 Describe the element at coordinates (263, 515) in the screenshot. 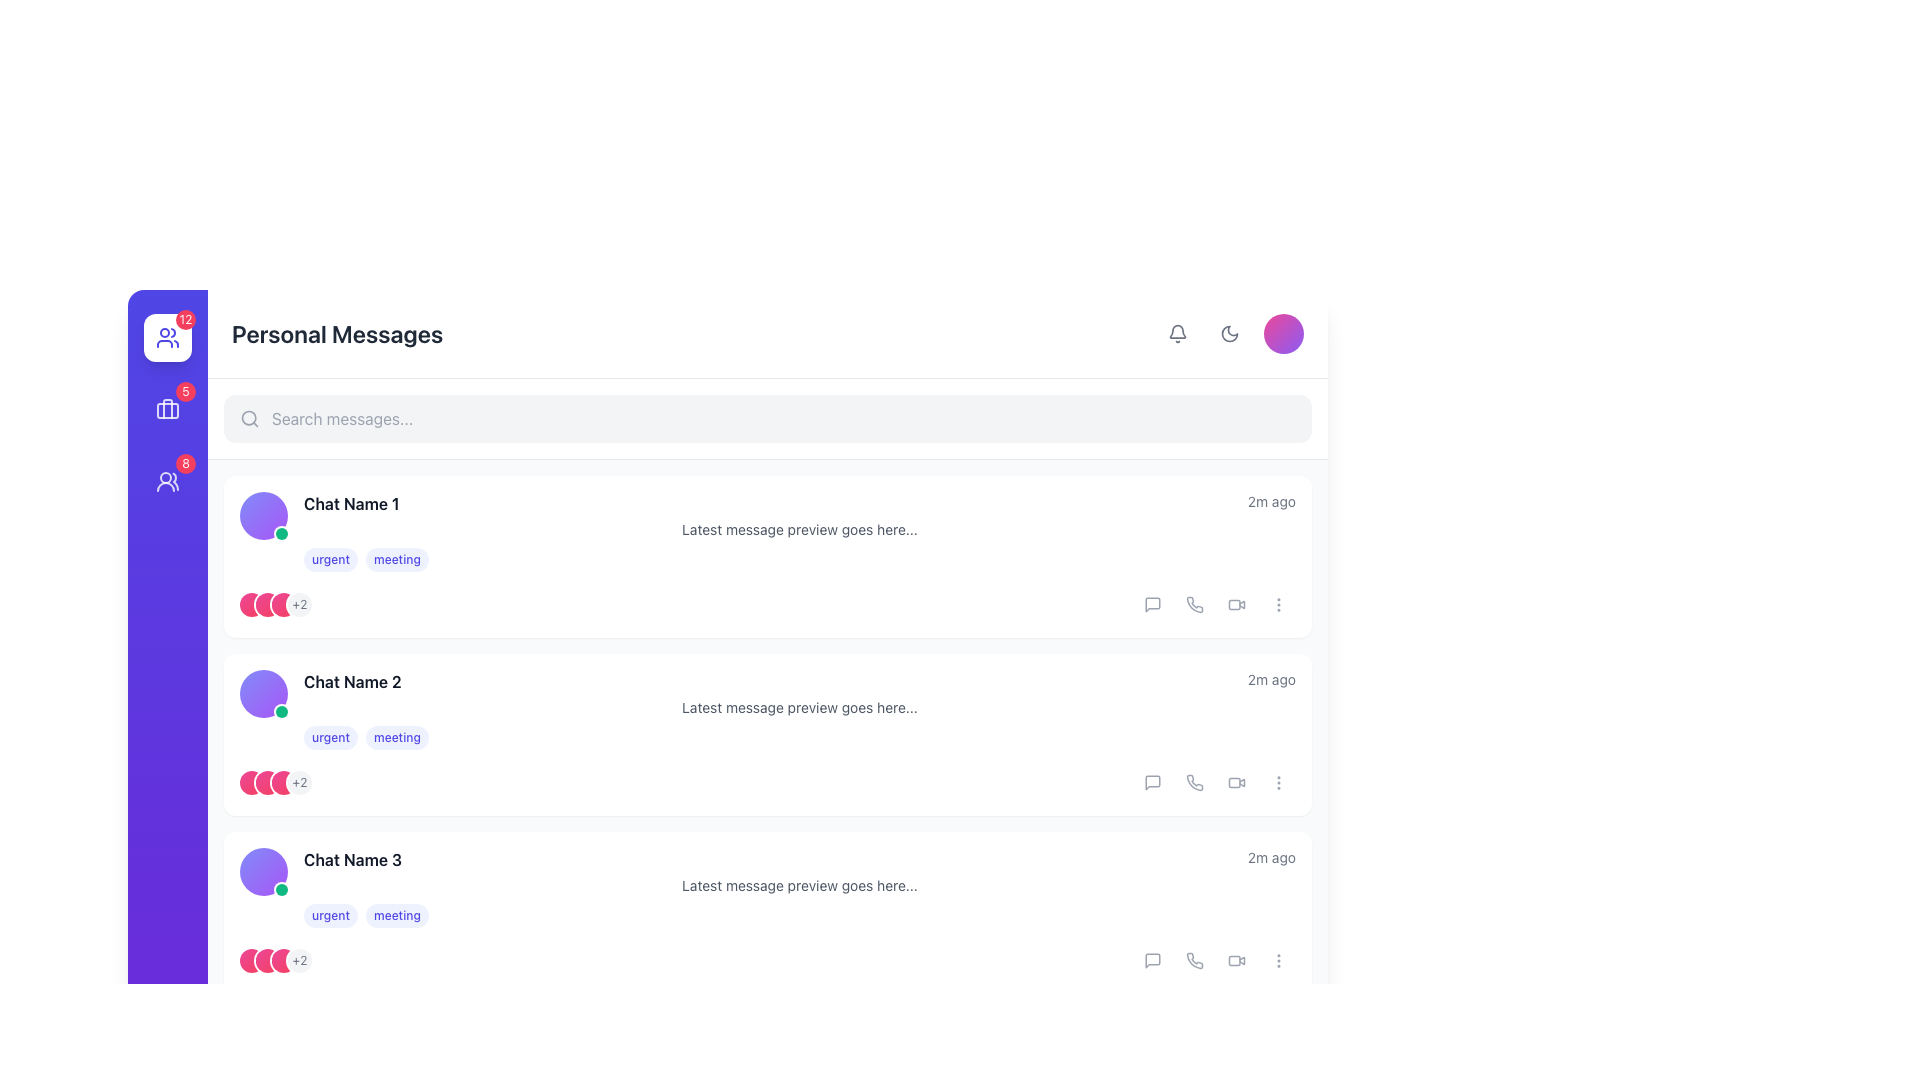

I see `the user's avatar located at the top-left of the list item labeled 'Chat Name 1'` at that location.